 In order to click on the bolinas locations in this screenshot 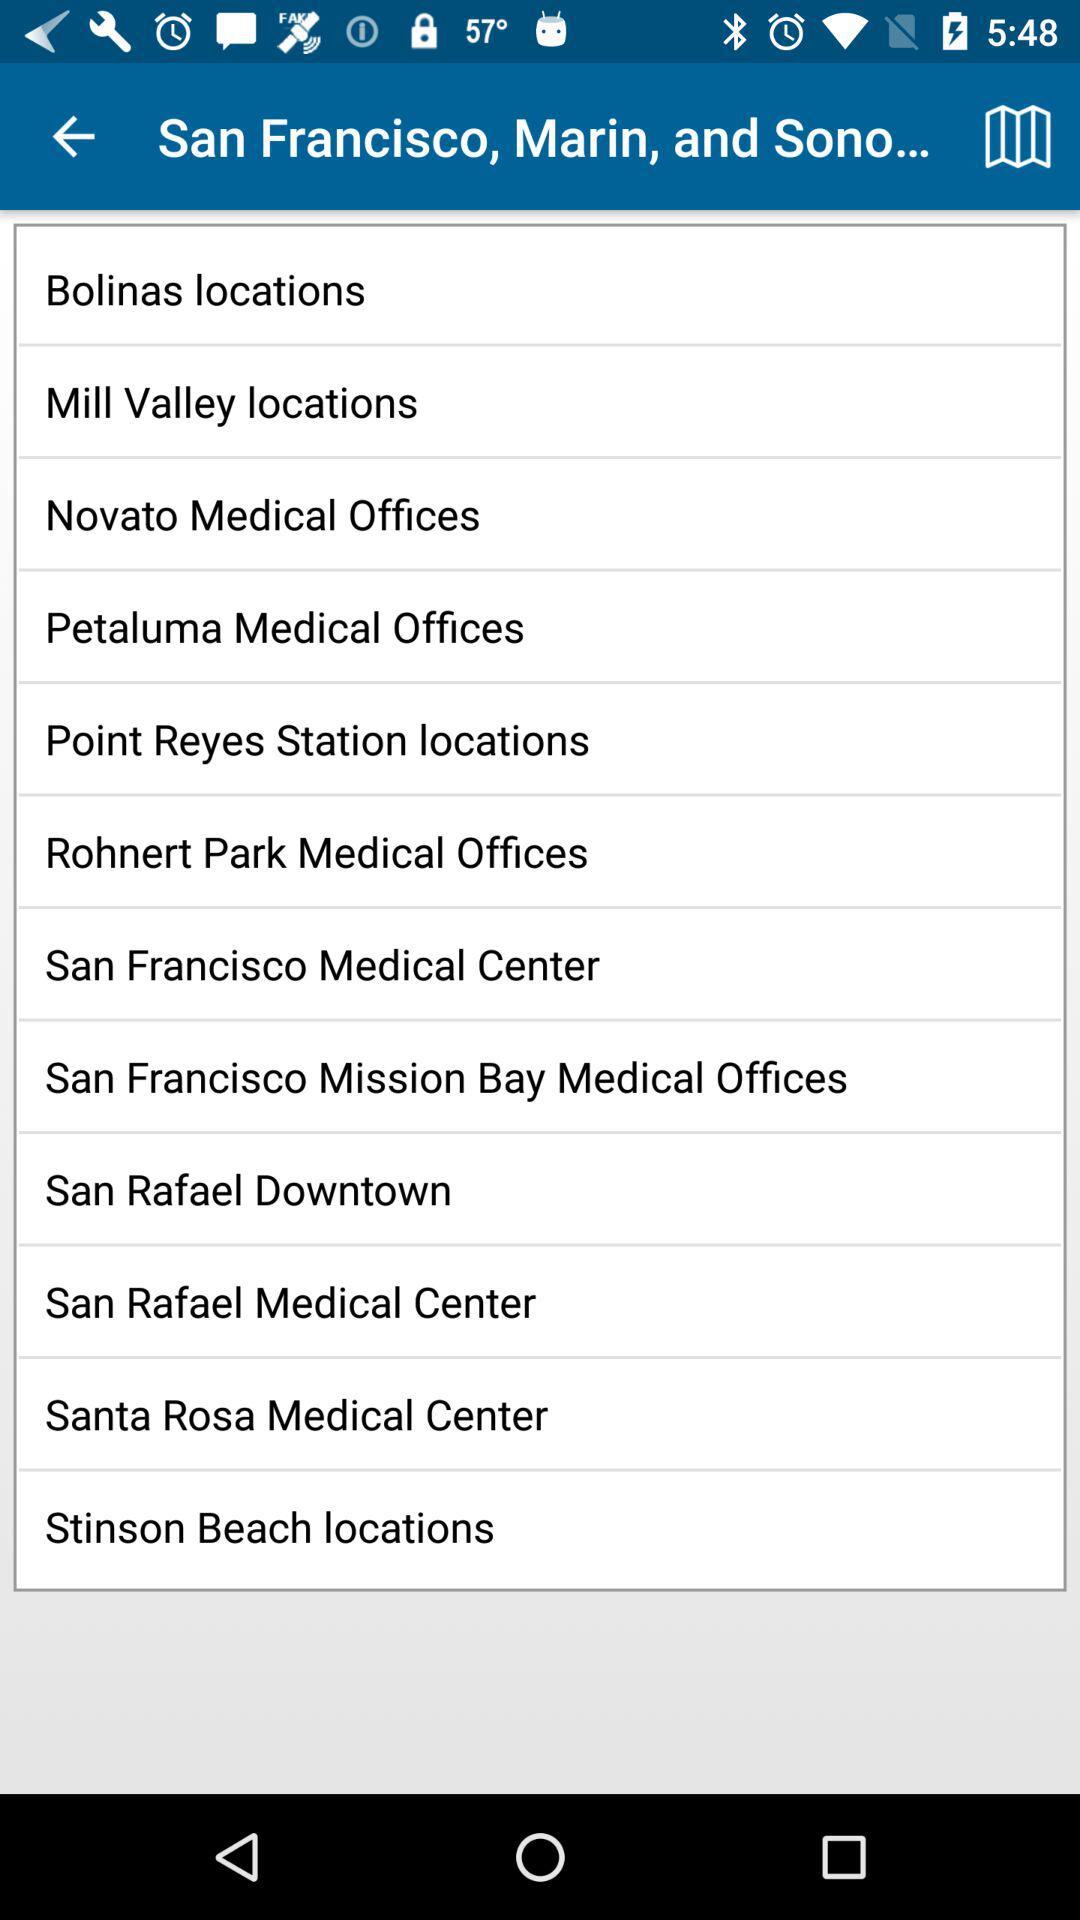, I will do `click(540, 287)`.